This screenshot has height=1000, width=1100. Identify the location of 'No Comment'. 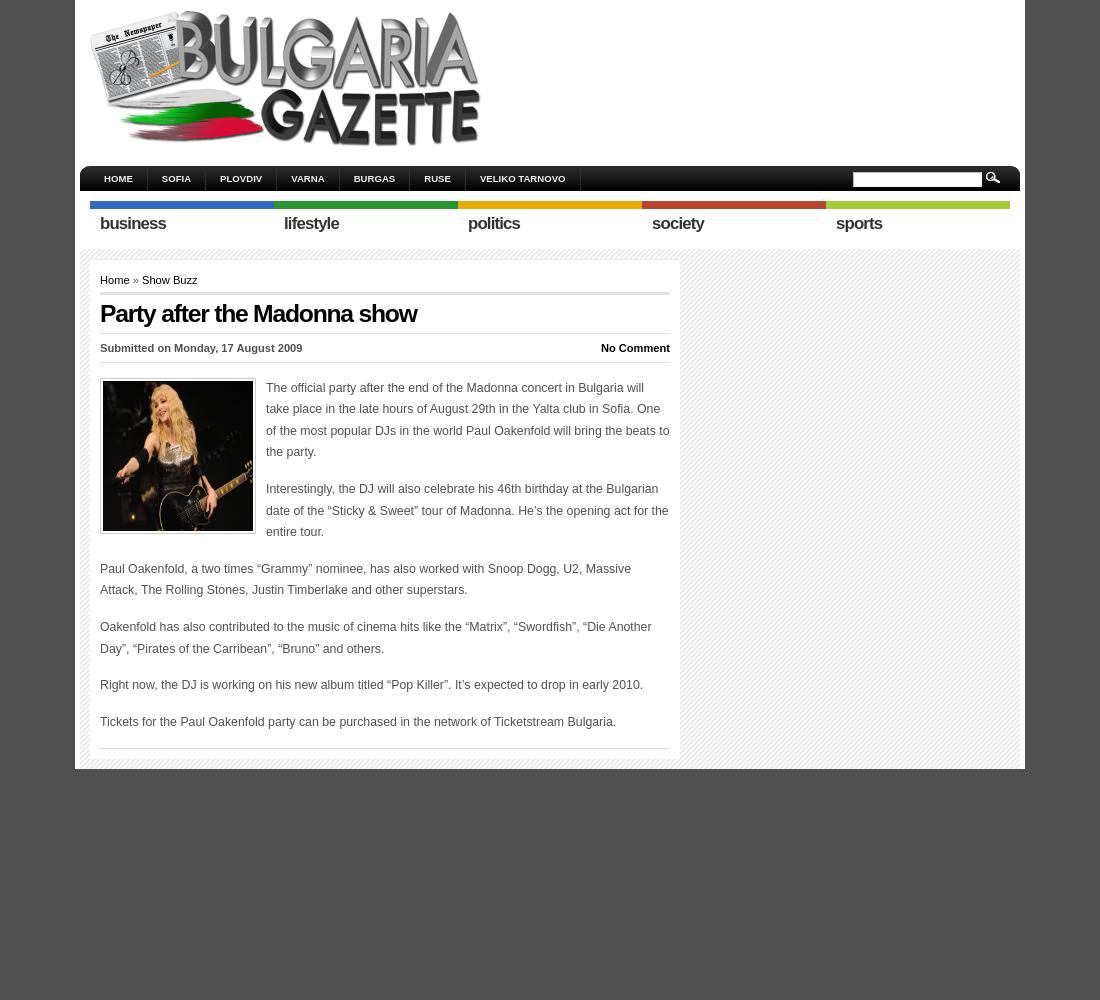
(635, 346).